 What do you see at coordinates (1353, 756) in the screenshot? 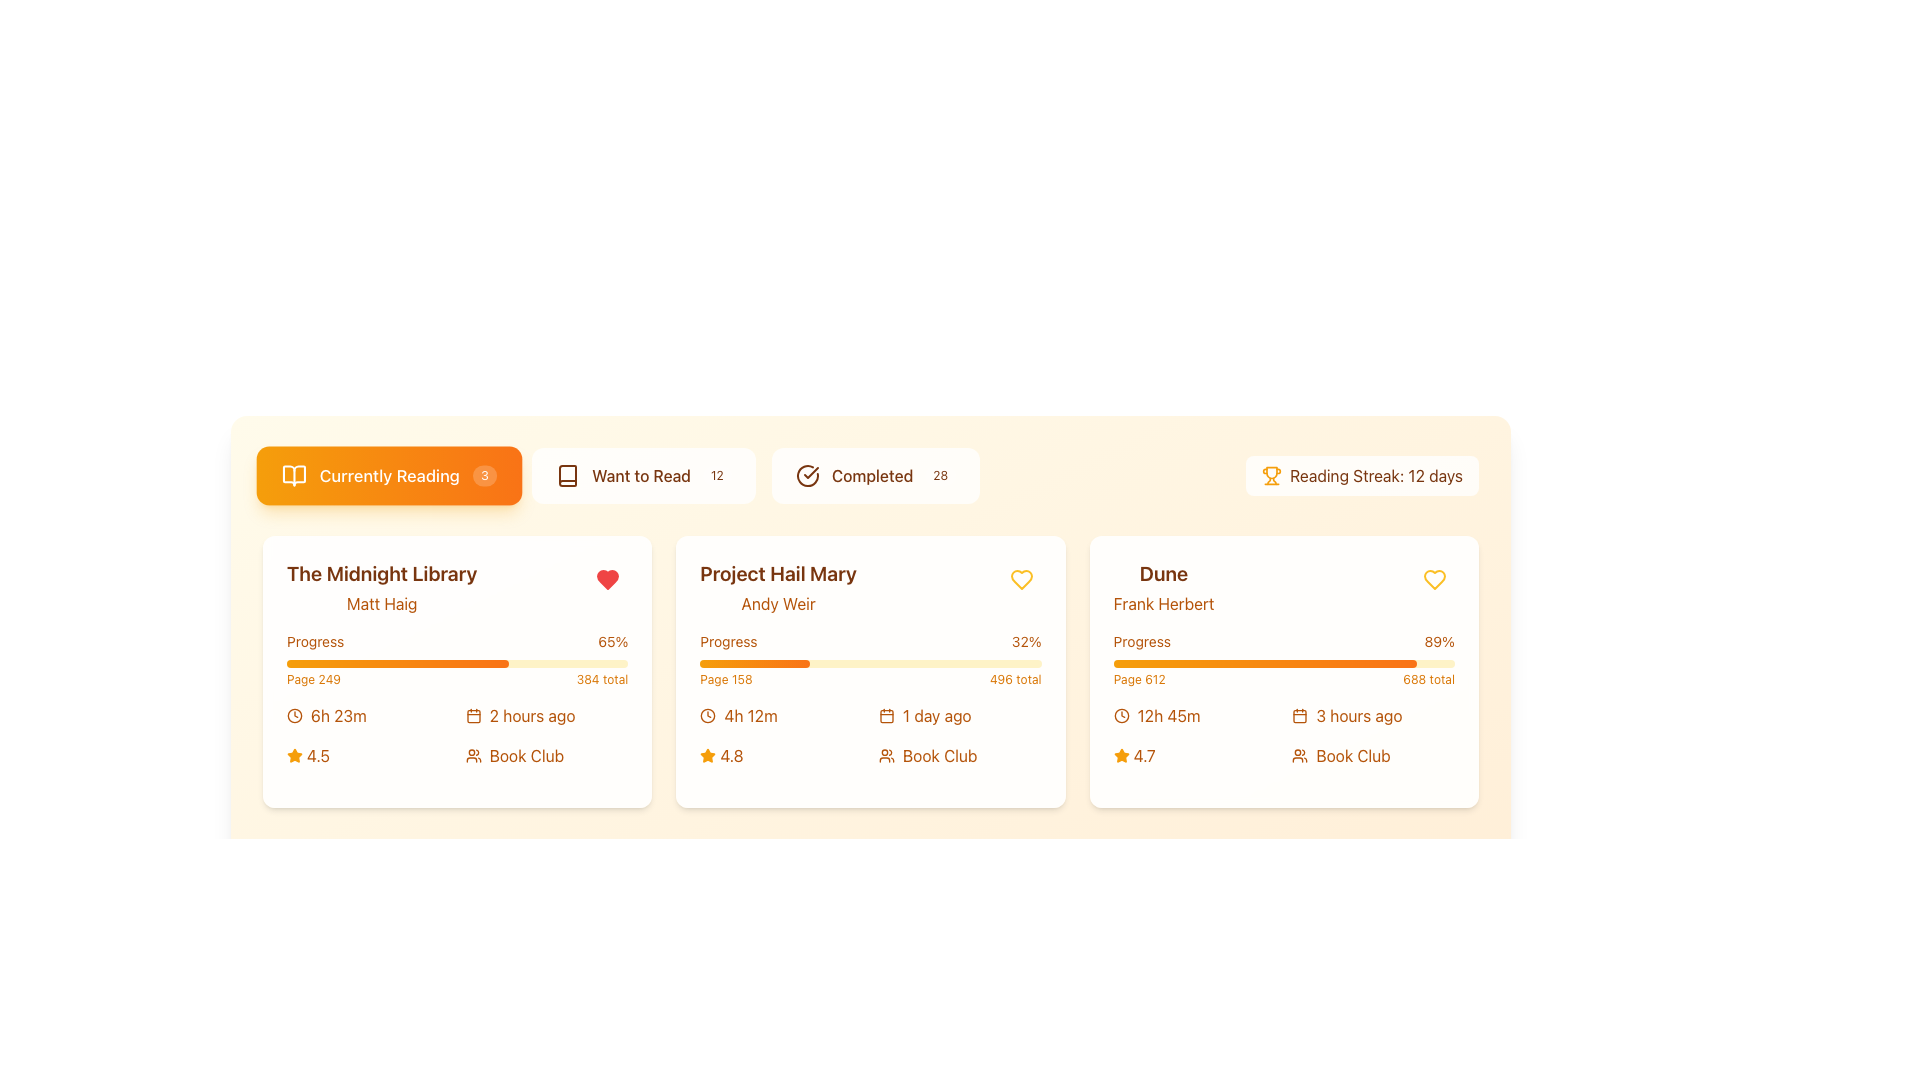
I see `the 'Book Club' text label associated with the book 'Dune' by Frank Herbert to highlight the text` at bounding box center [1353, 756].